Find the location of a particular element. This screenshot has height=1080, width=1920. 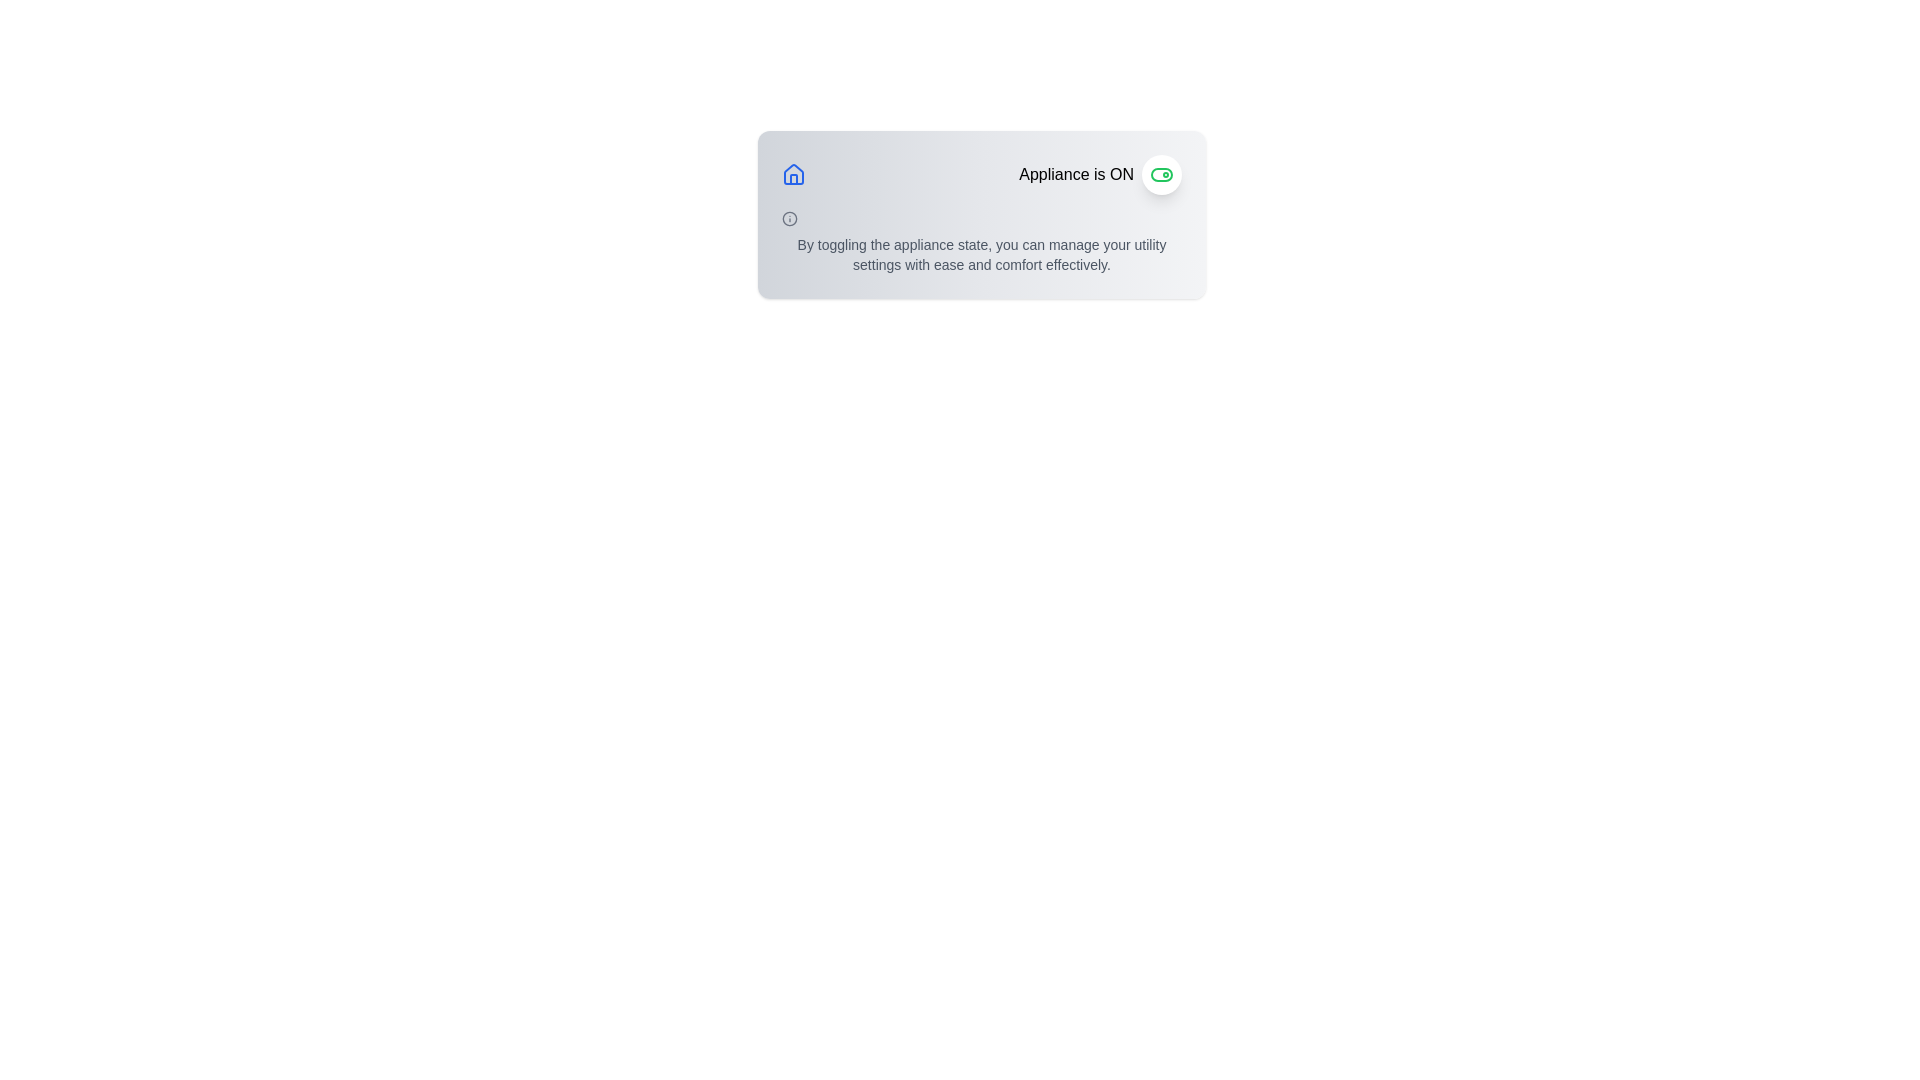

the toggle button in the top-right corner of the 'Appliance is ON' informational card to change its state is located at coordinates (1161, 173).